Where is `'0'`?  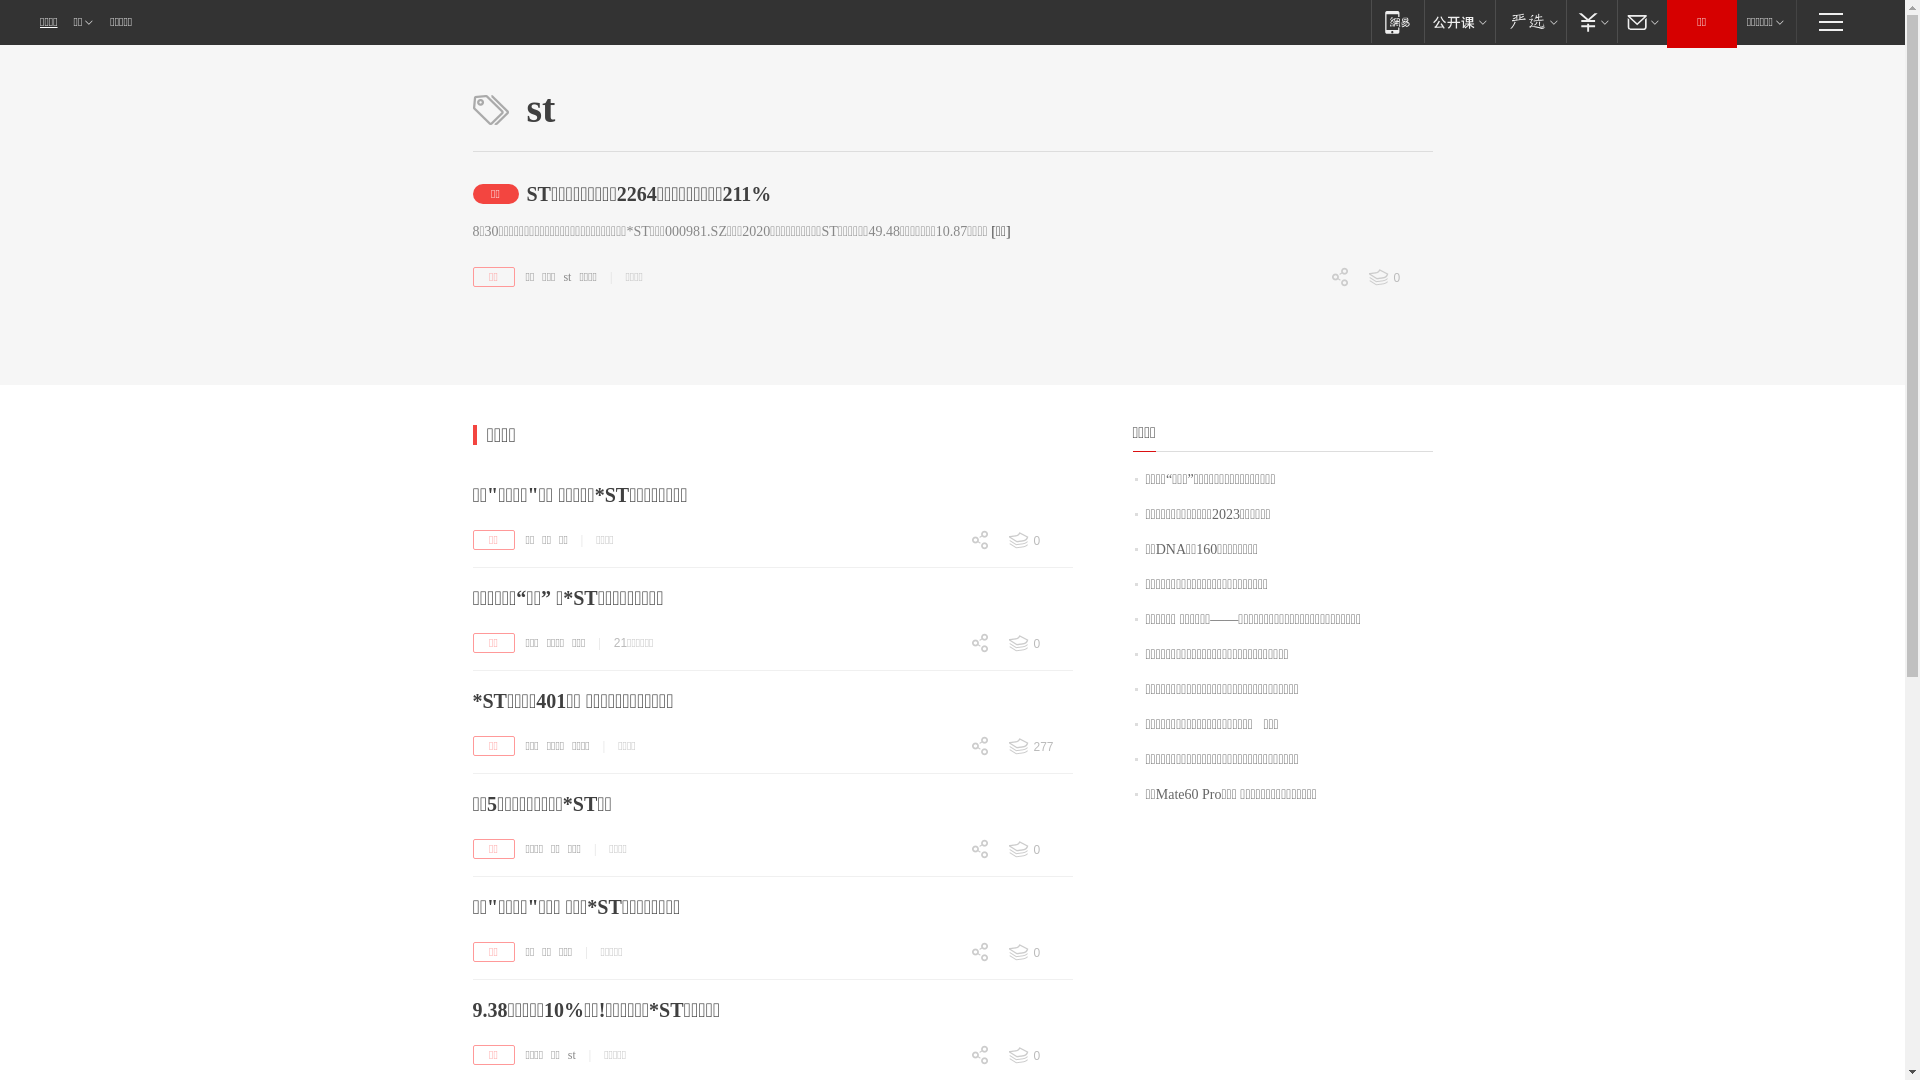
'0' is located at coordinates (1248, 312).